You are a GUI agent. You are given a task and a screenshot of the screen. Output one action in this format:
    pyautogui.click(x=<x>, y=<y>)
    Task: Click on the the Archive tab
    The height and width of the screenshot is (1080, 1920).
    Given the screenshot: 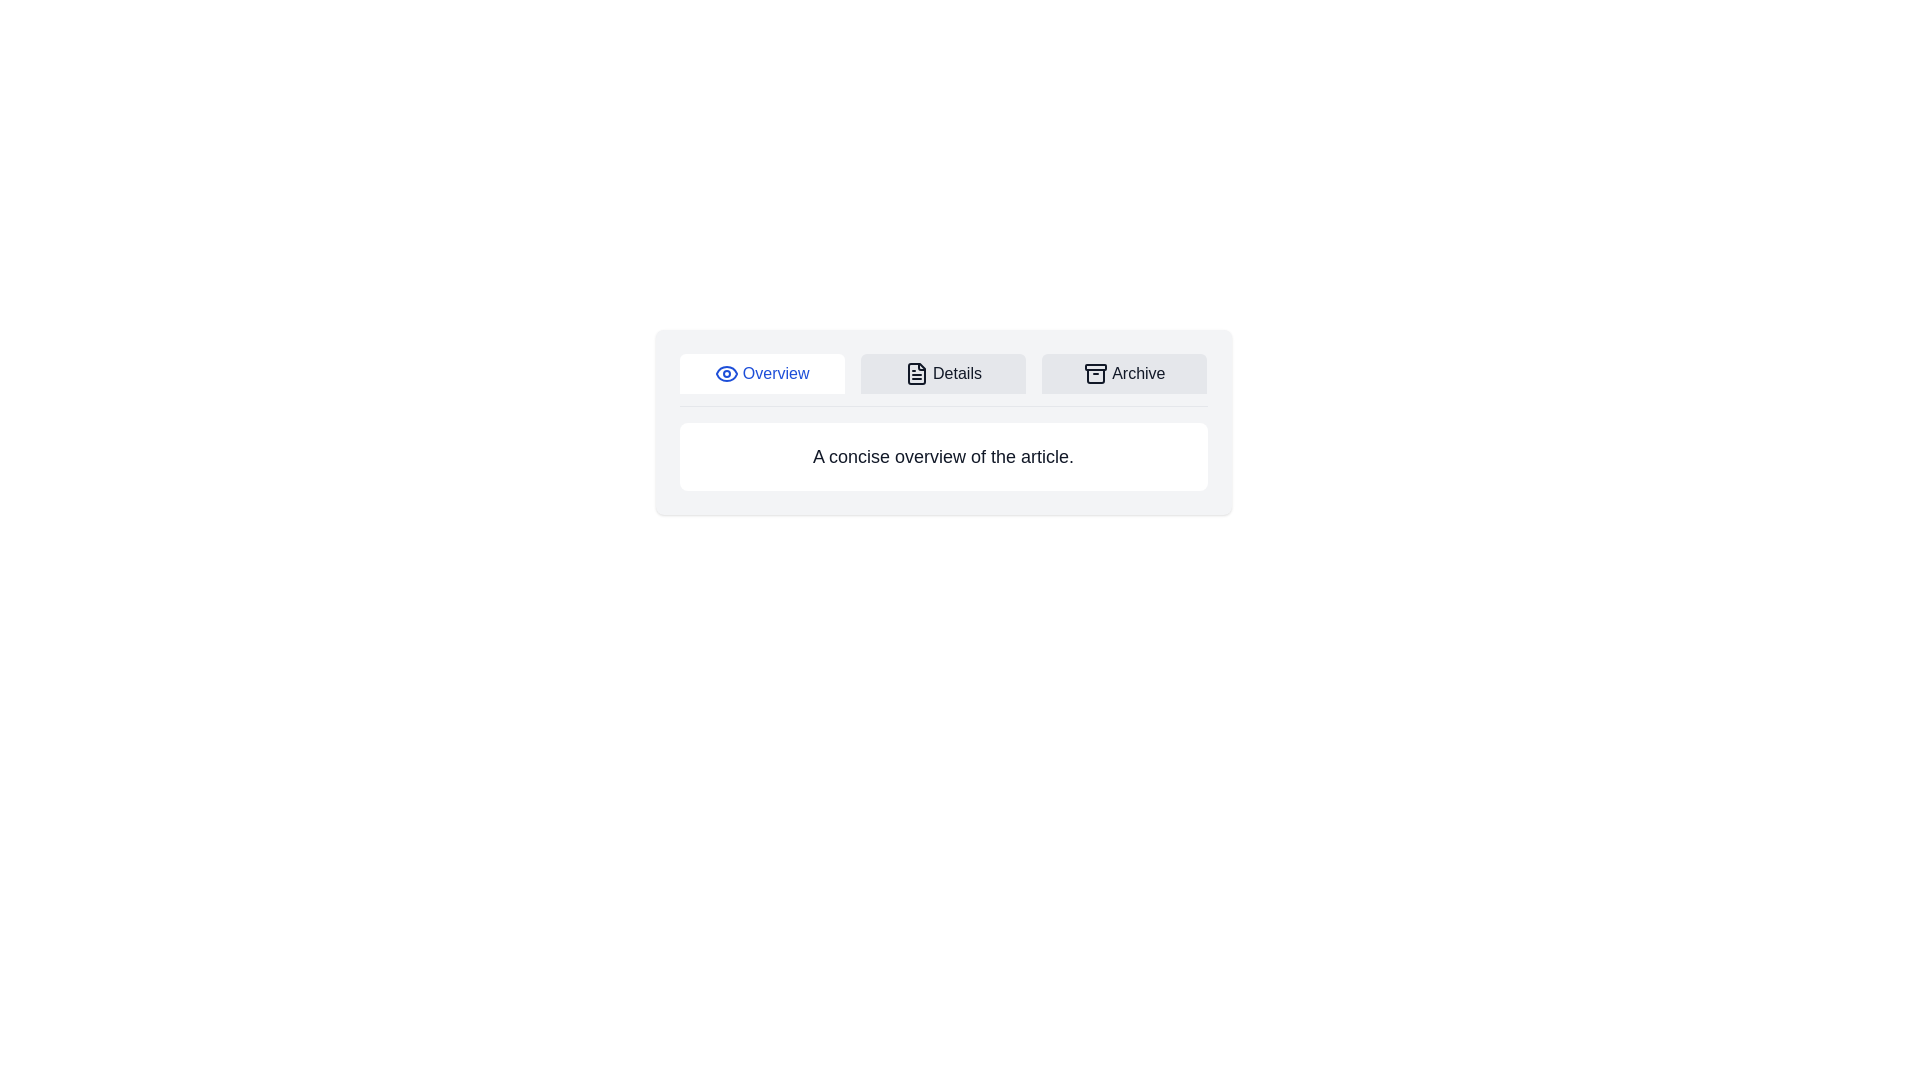 What is the action you would take?
    pyautogui.click(x=1124, y=374)
    